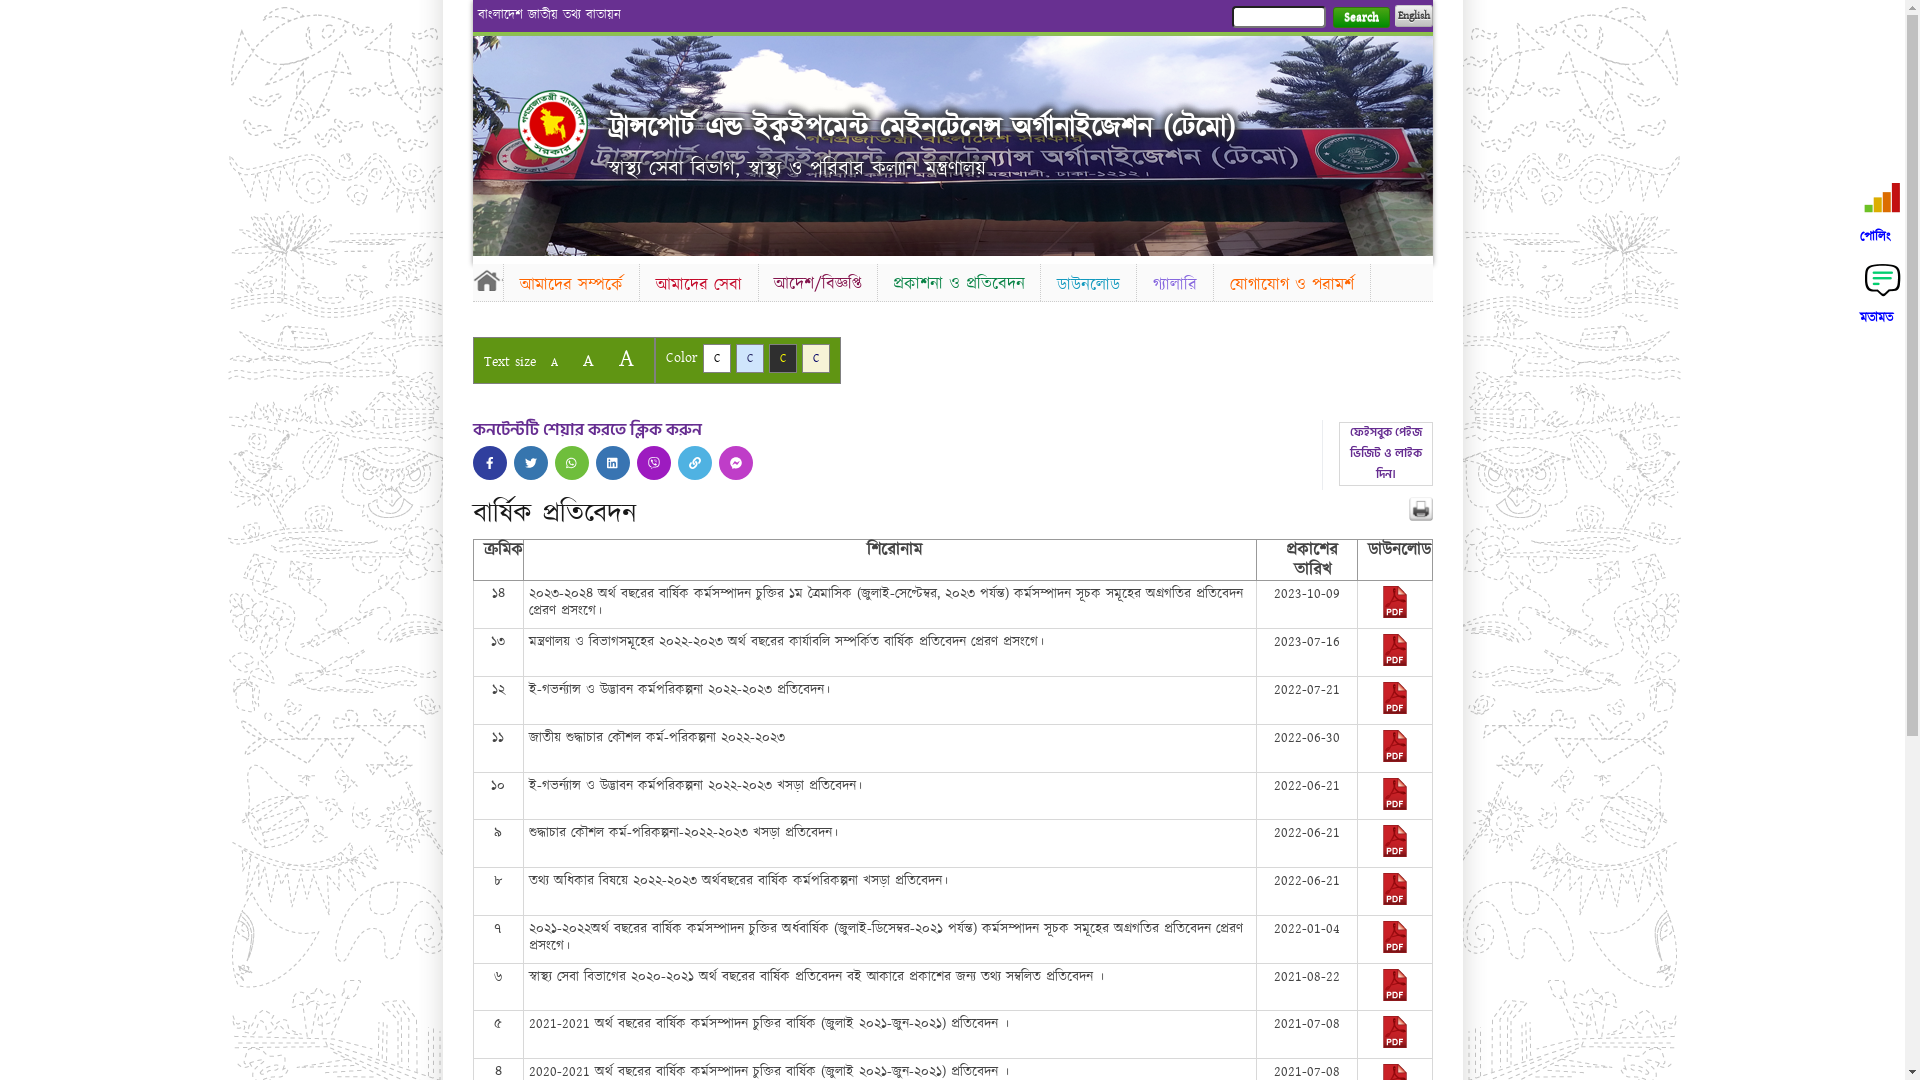 The width and height of the screenshot is (1920, 1080). What do you see at coordinates (748, 357) in the screenshot?
I see `'C'` at bounding box center [748, 357].